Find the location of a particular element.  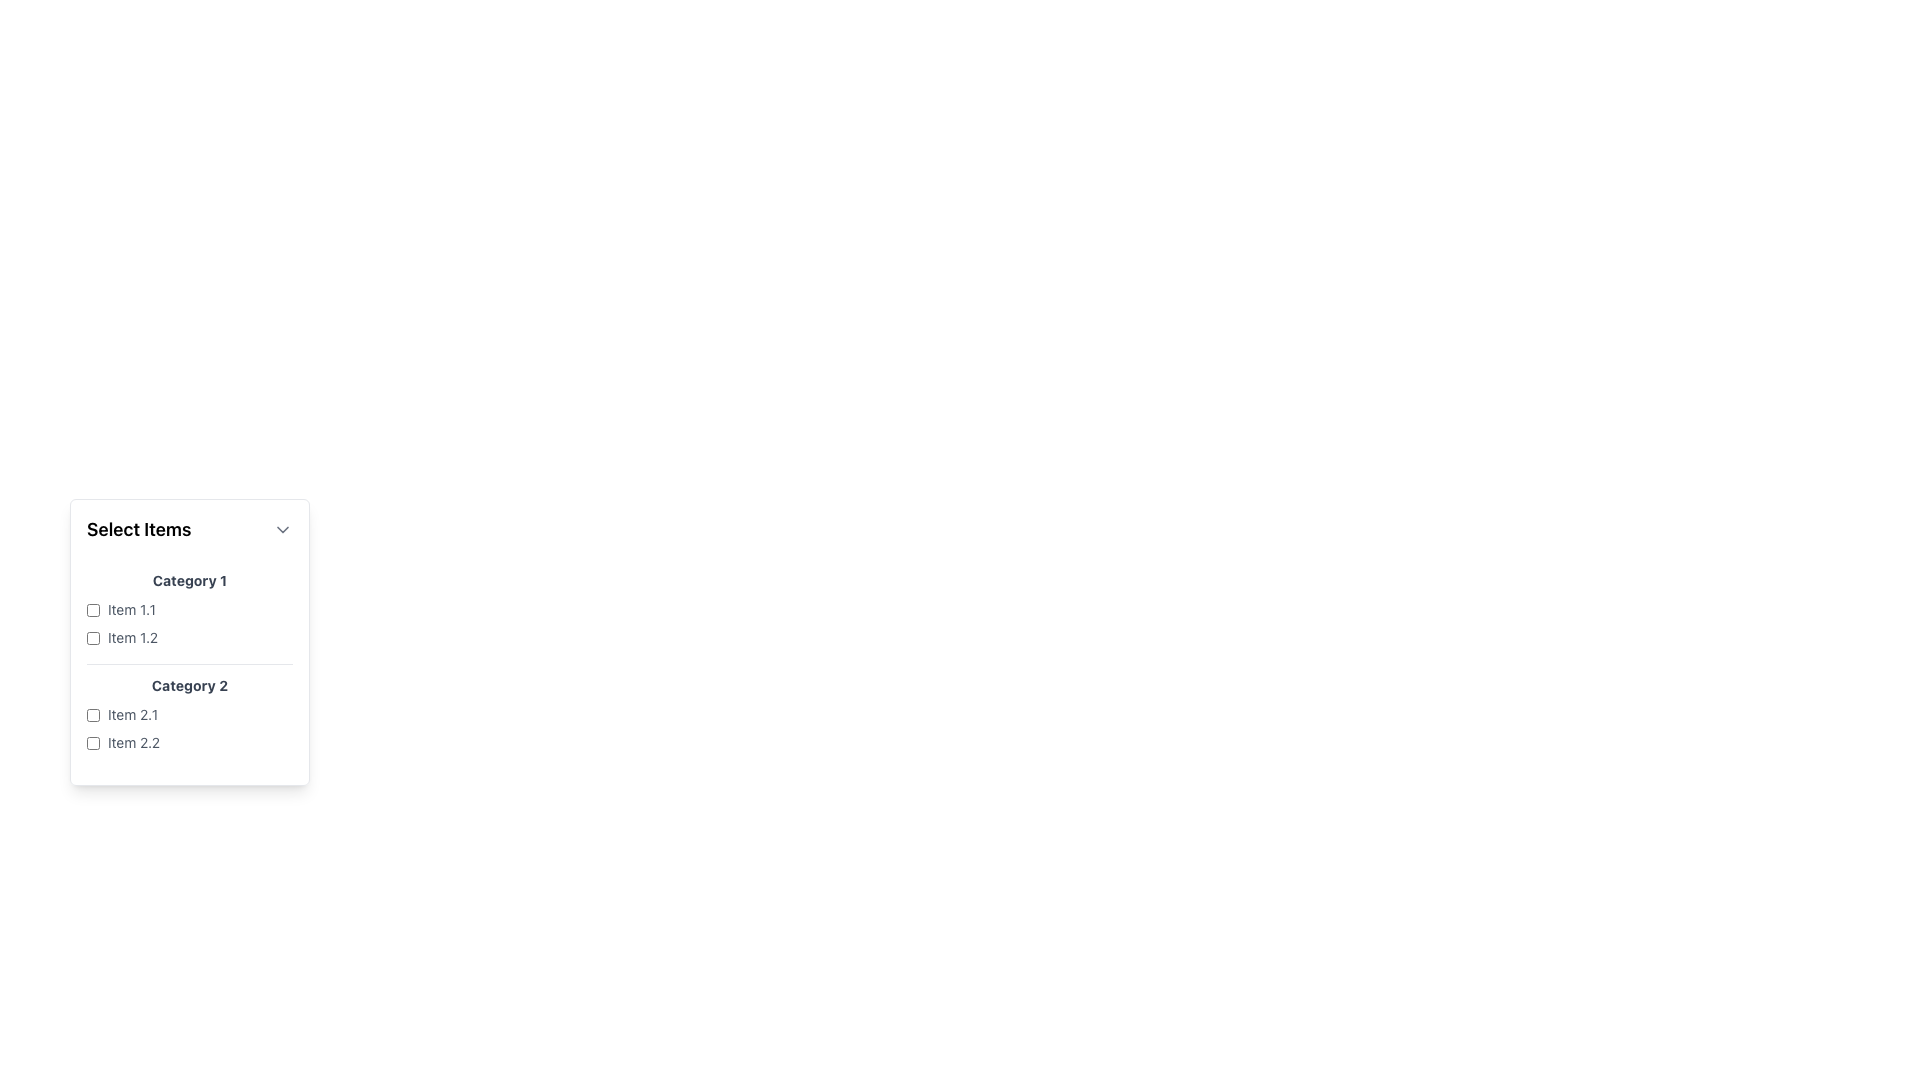

the checkbox adjacent to the text 'Item 1.2' is located at coordinates (92, 637).